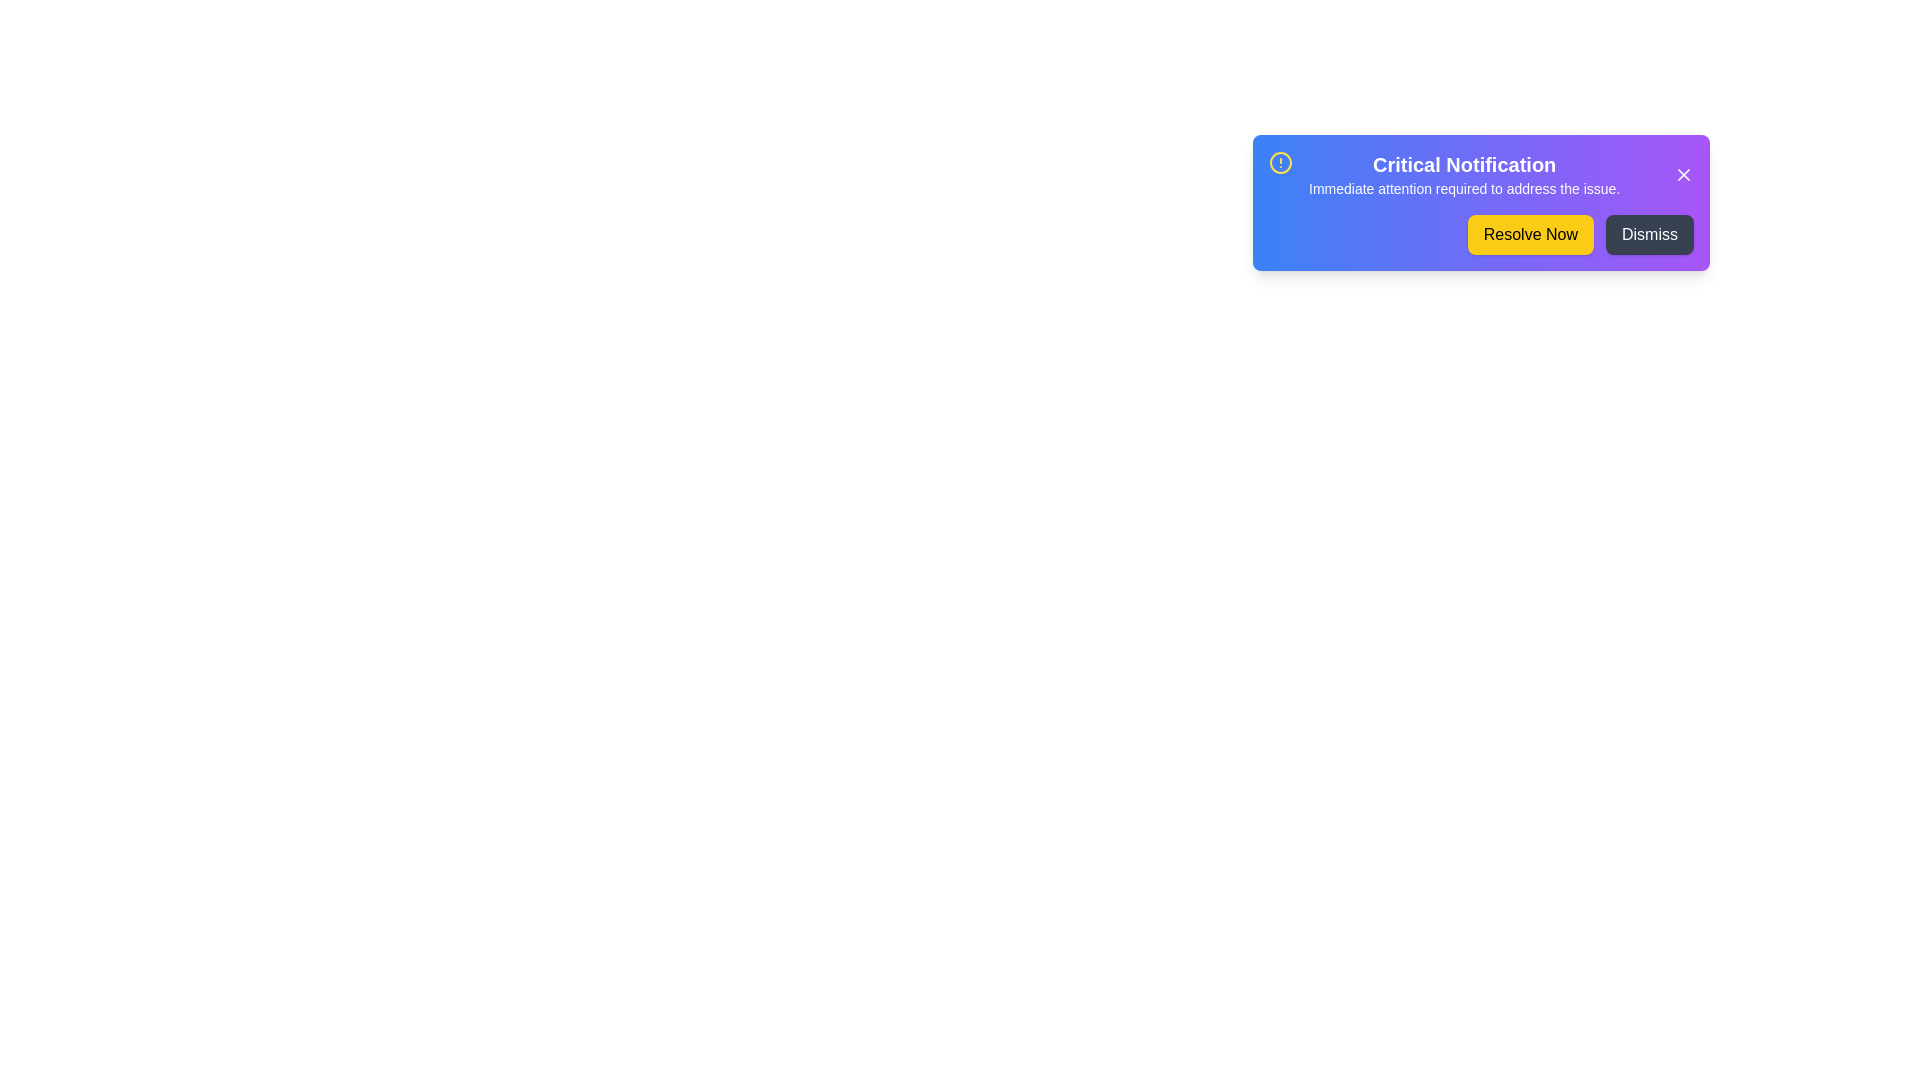 The height and width of the screenshot is (1080, 1920). I want to click on the 'X' icon located in the top-right corner of the notification bar, so click(1683, 173).